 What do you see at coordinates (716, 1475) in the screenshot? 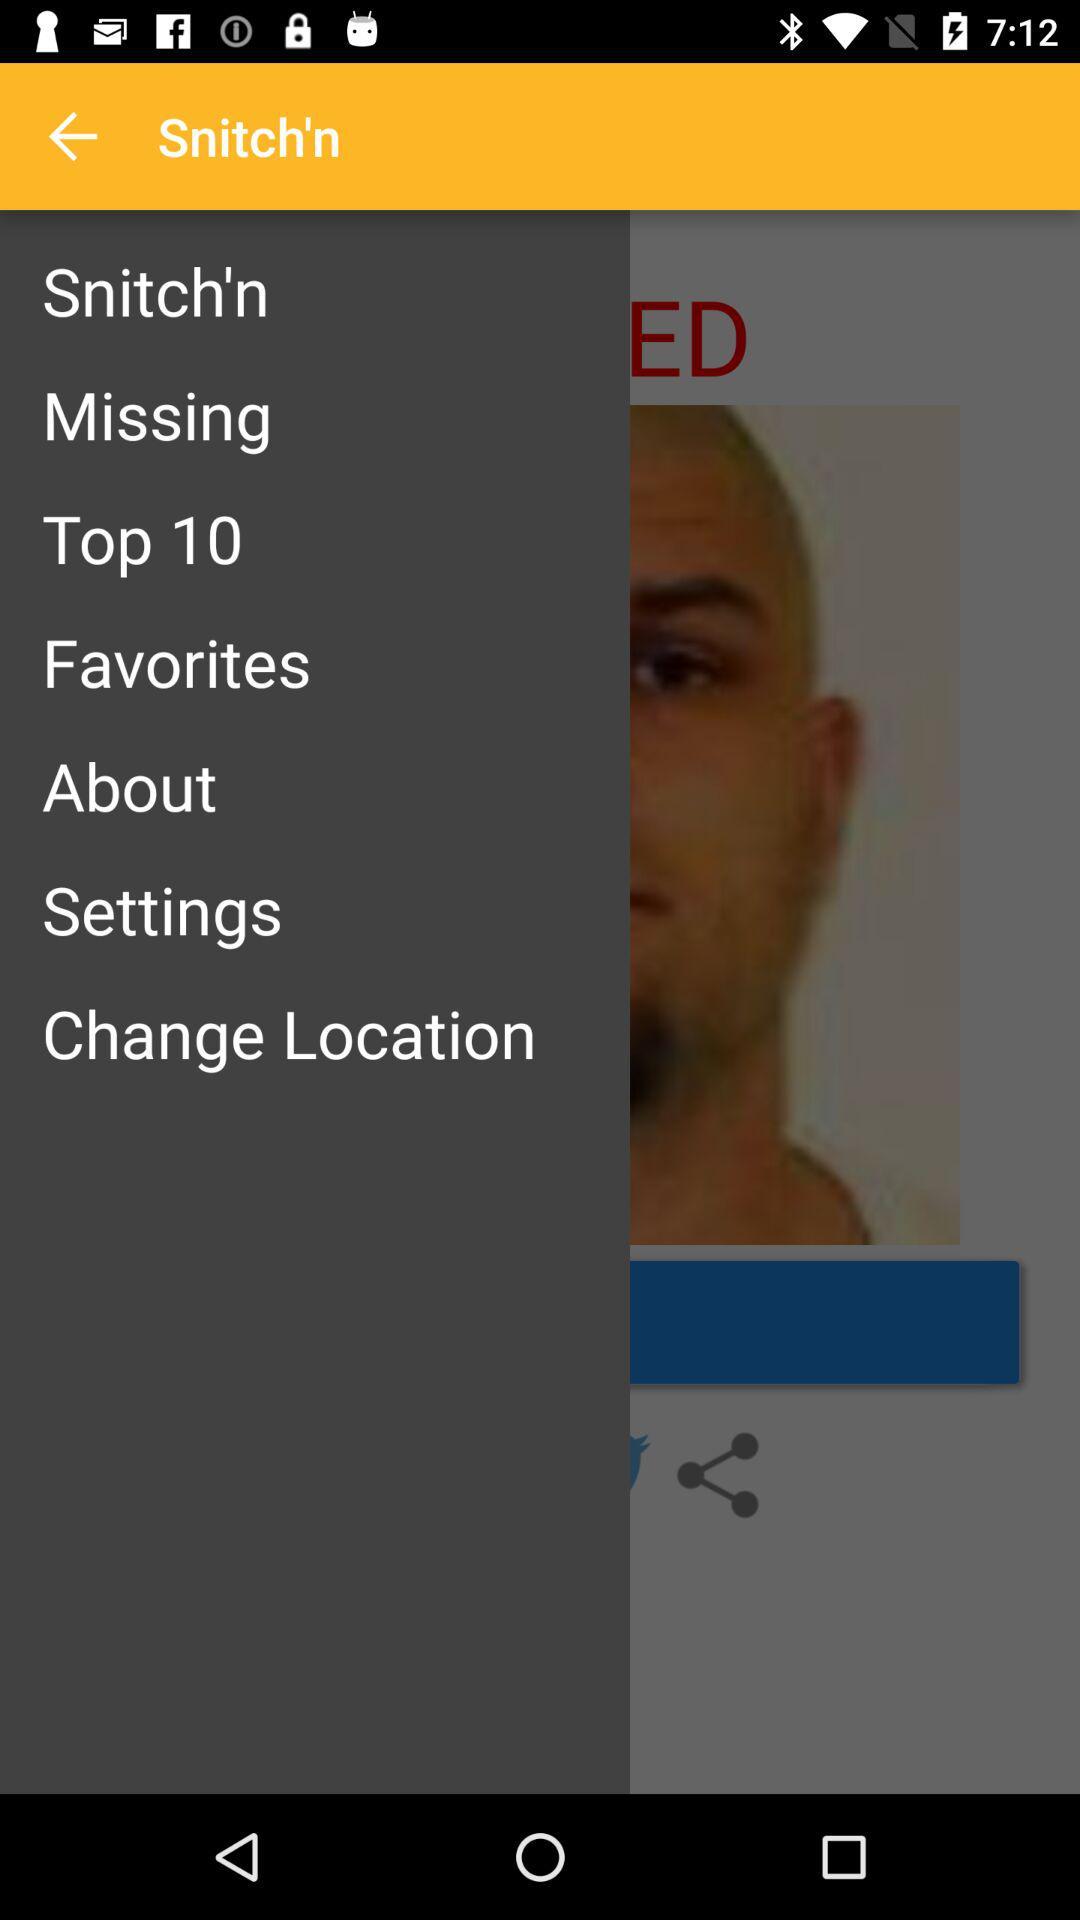
I see `share symbol` at bounding box center [716, 1475].